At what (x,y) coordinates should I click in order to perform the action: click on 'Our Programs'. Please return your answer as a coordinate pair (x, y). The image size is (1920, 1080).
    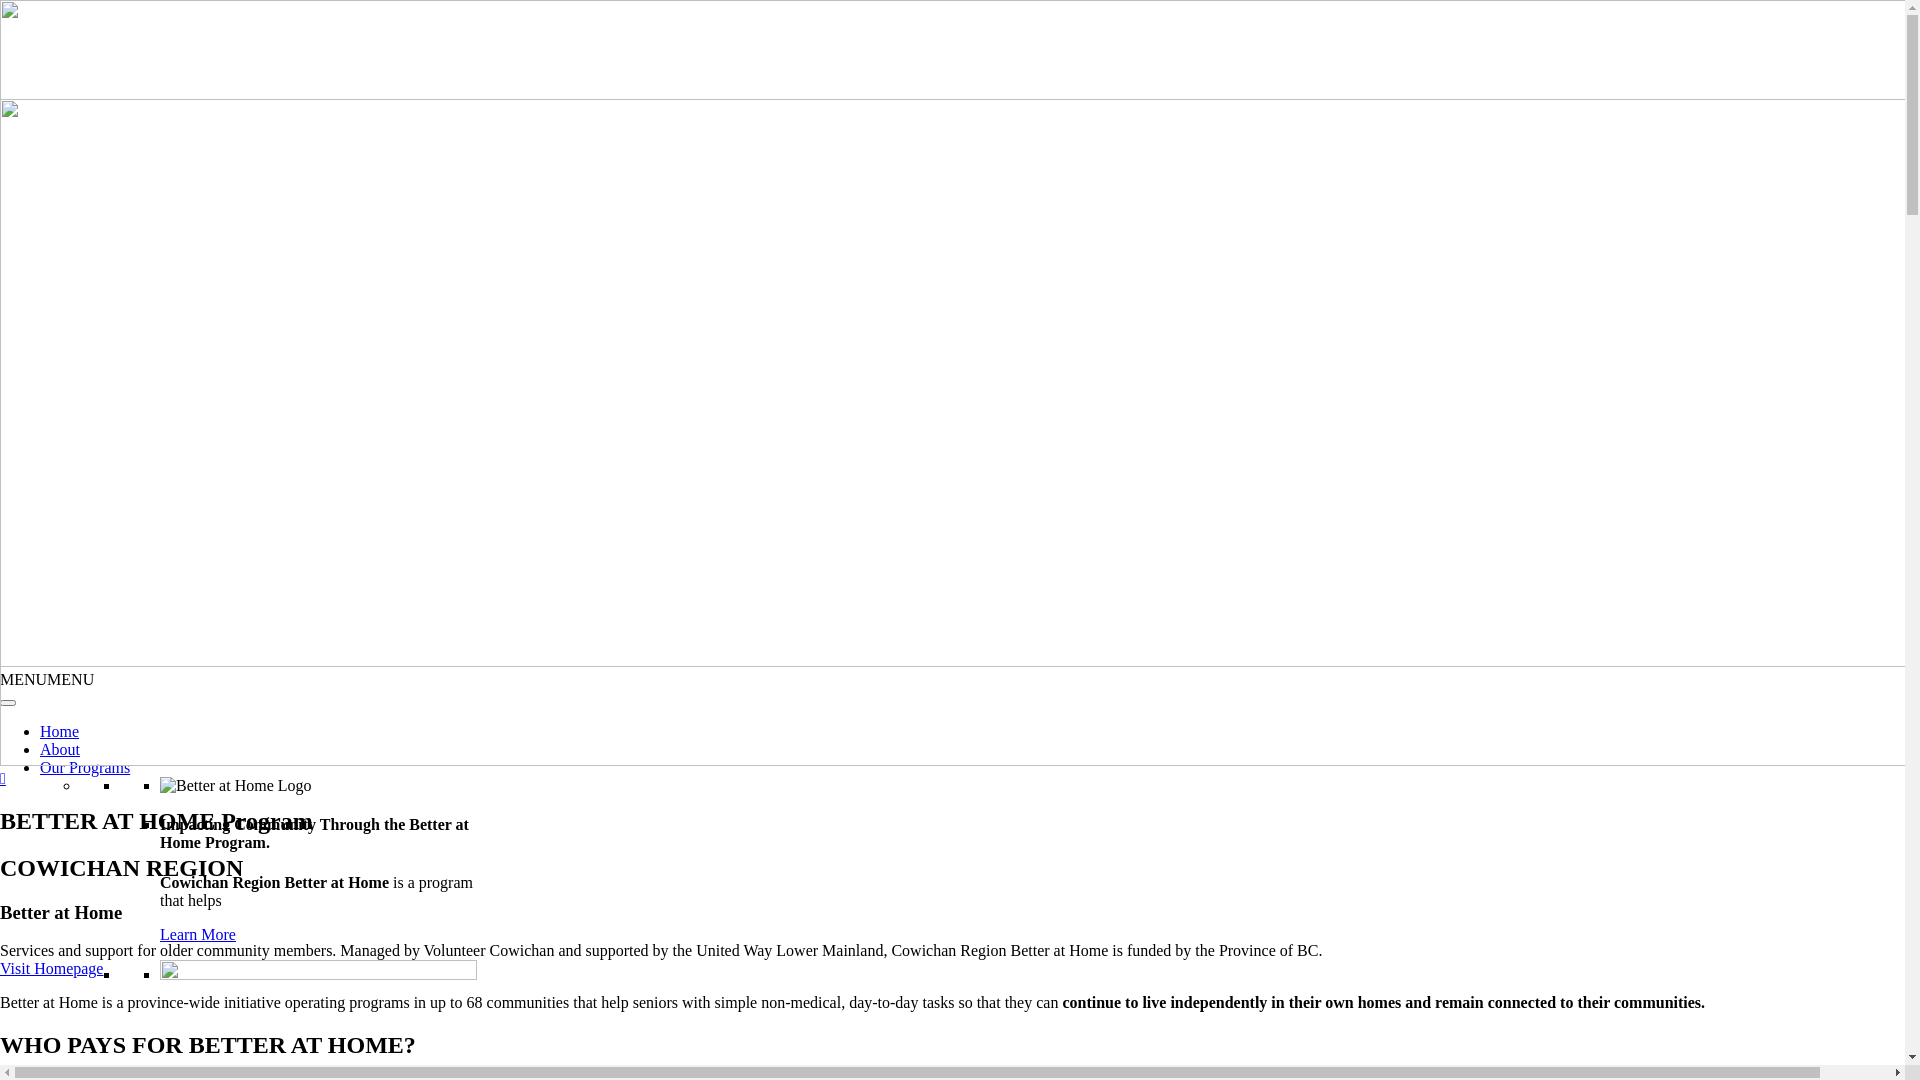
    Looking at the image, I should click on (84, 766).